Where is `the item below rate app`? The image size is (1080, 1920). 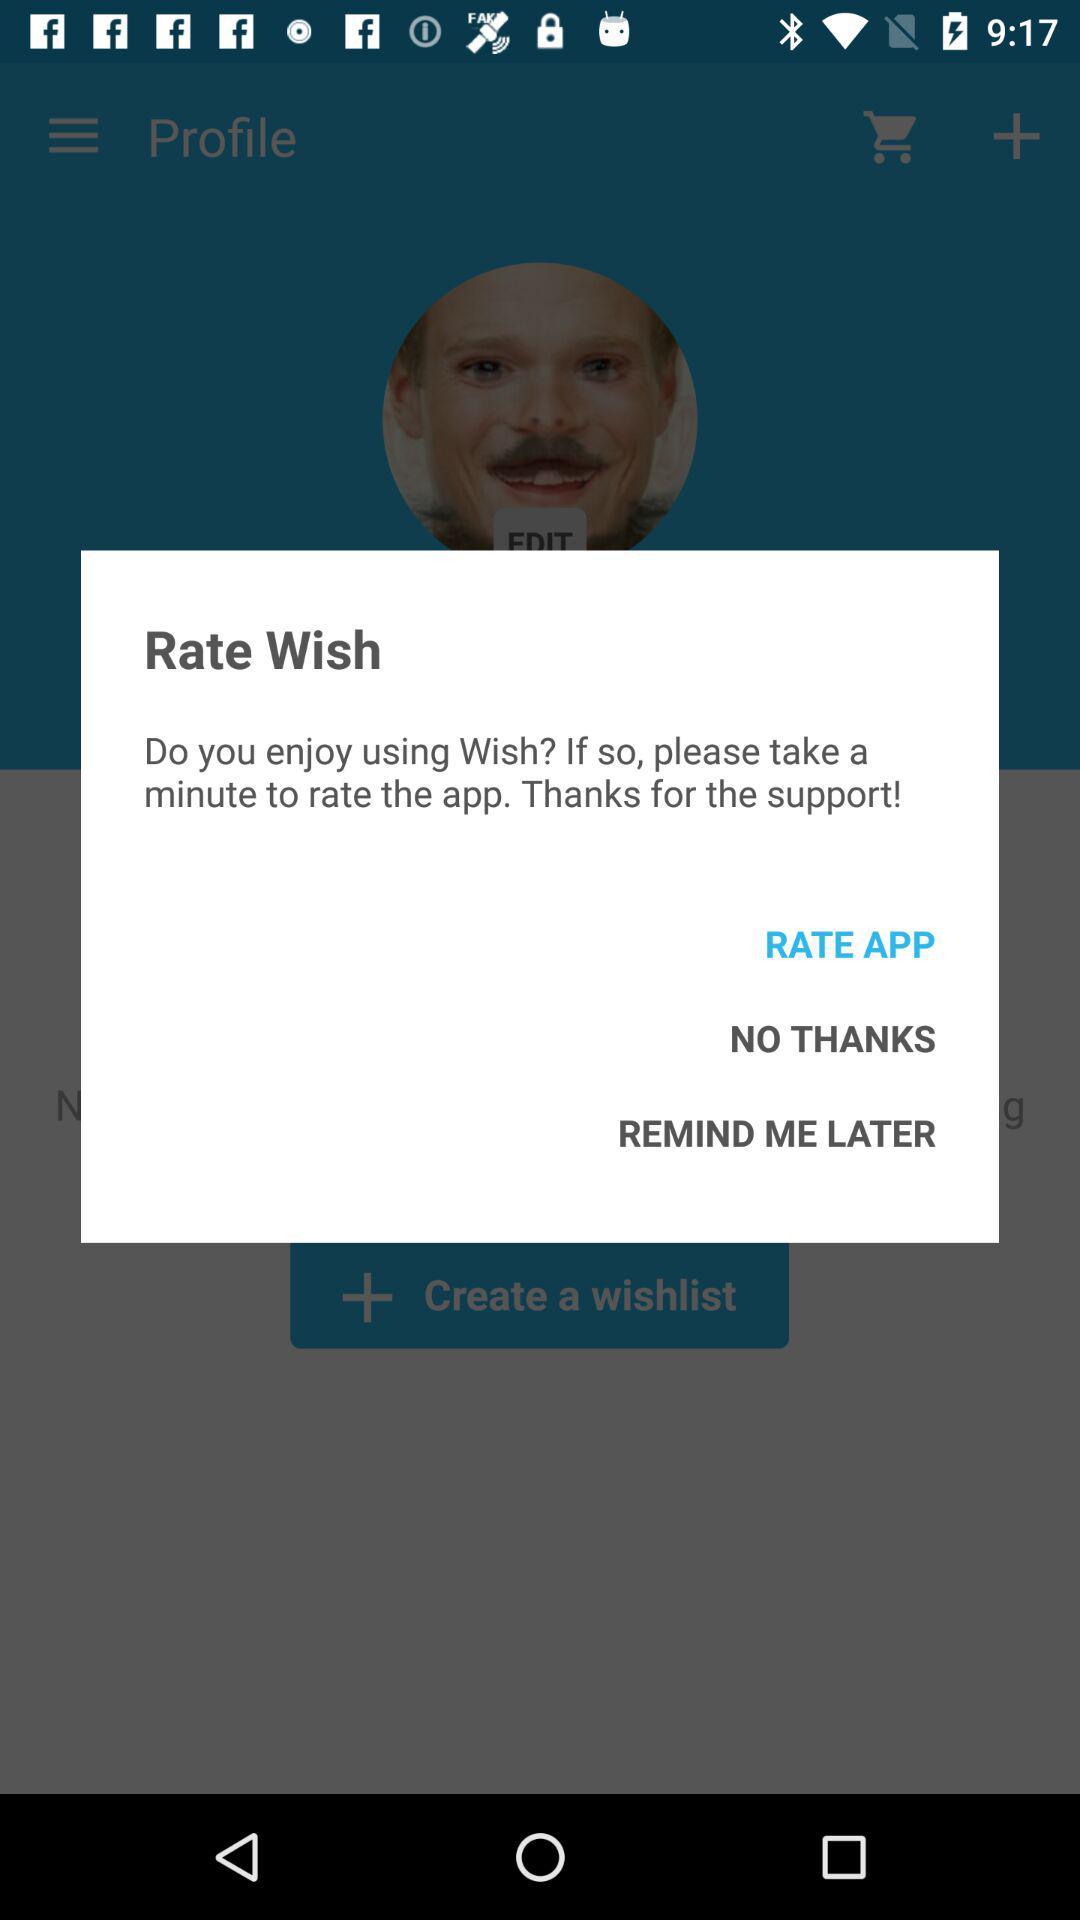
the item below rate app is located at coordinates (832, 1037).